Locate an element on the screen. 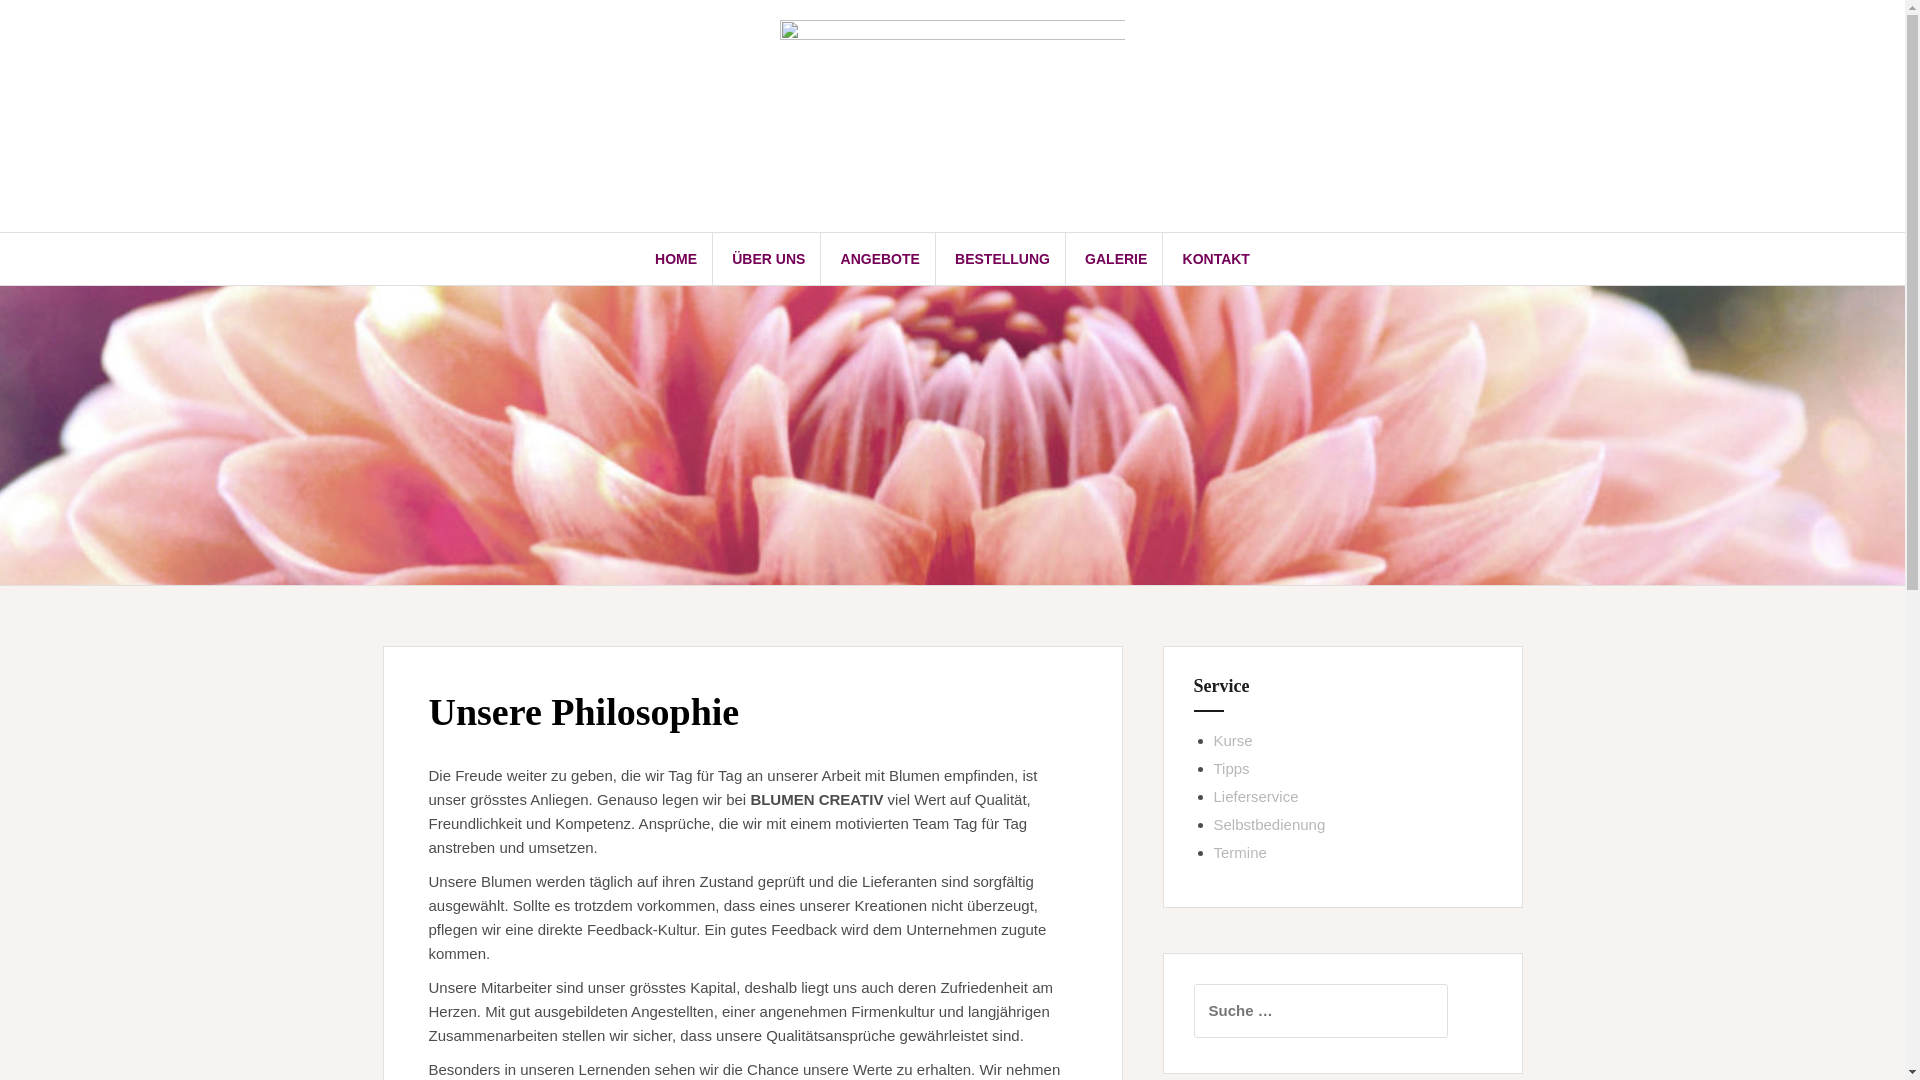 Image resolution: width=1920 pixels, height=1080 pixels. 'Tipps' is located at coordinates (1231, 767).